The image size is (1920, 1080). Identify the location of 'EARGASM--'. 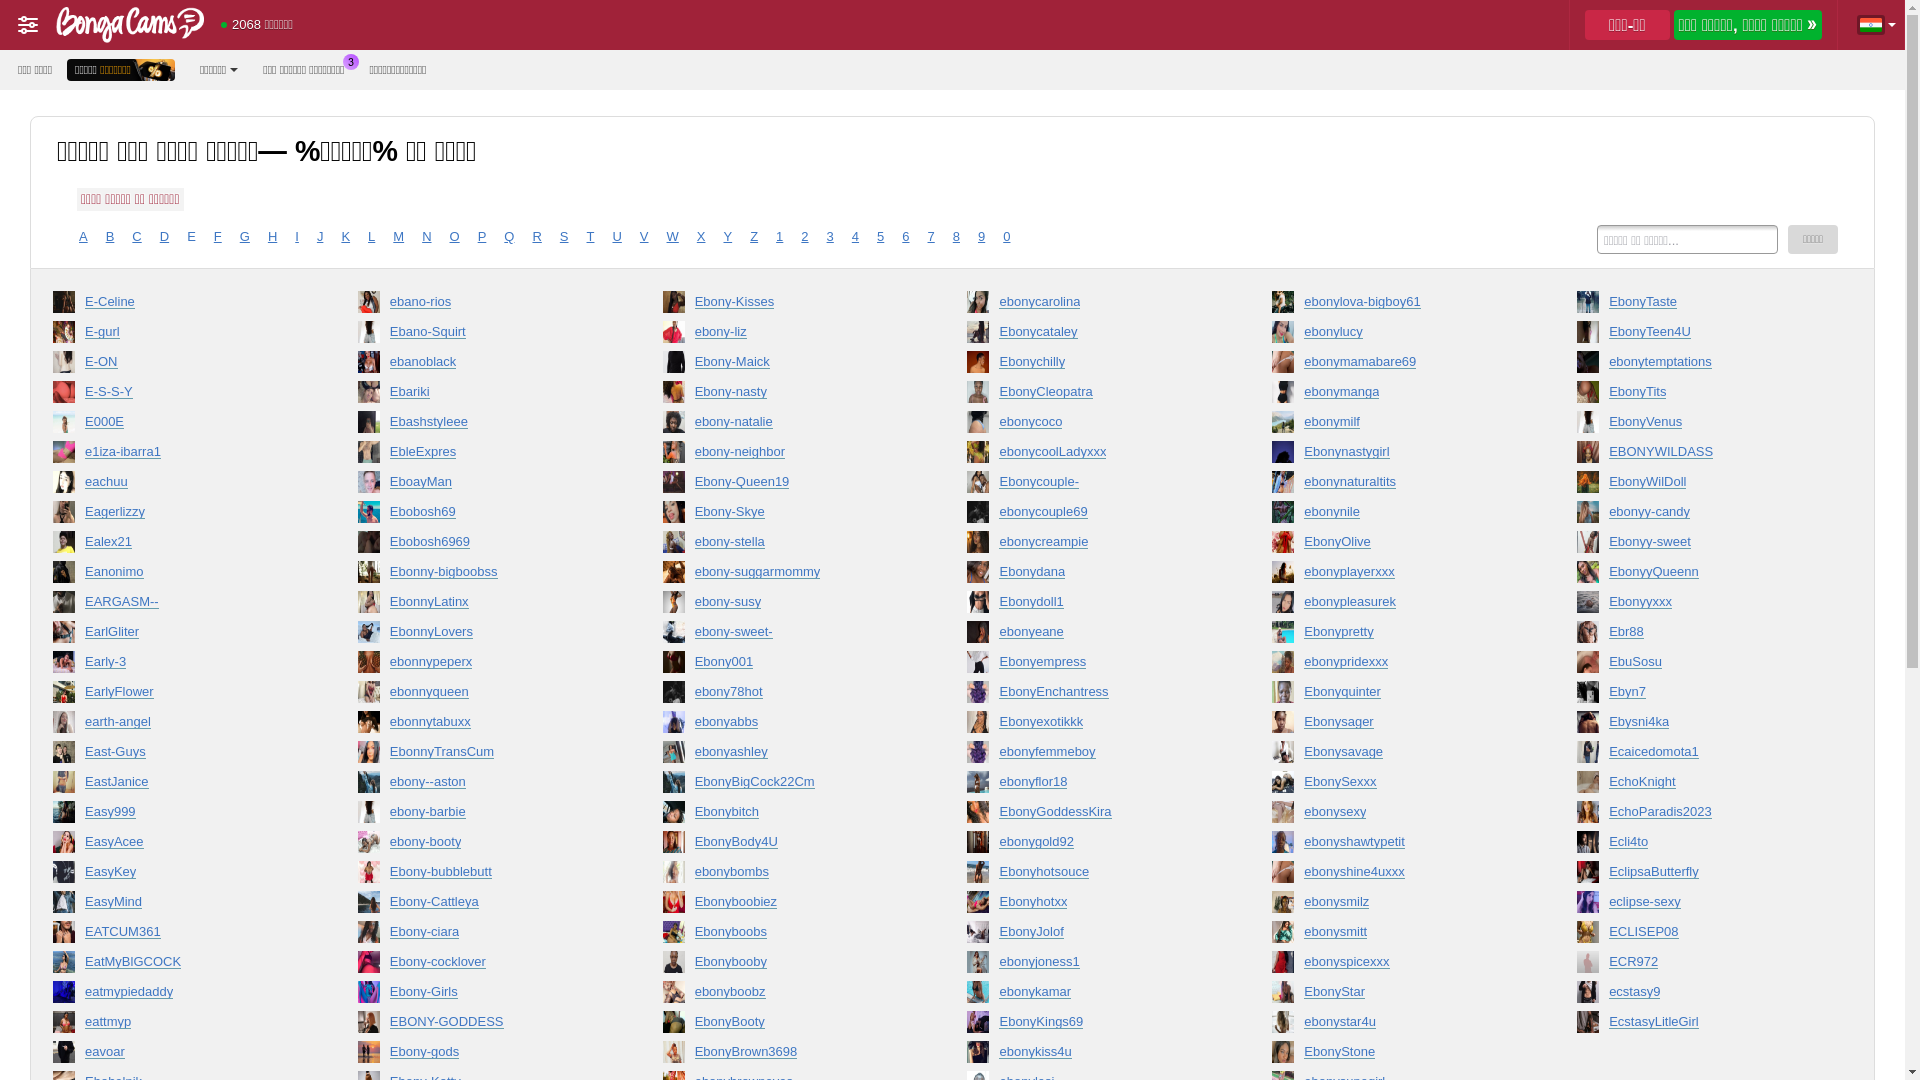
(177, 604).